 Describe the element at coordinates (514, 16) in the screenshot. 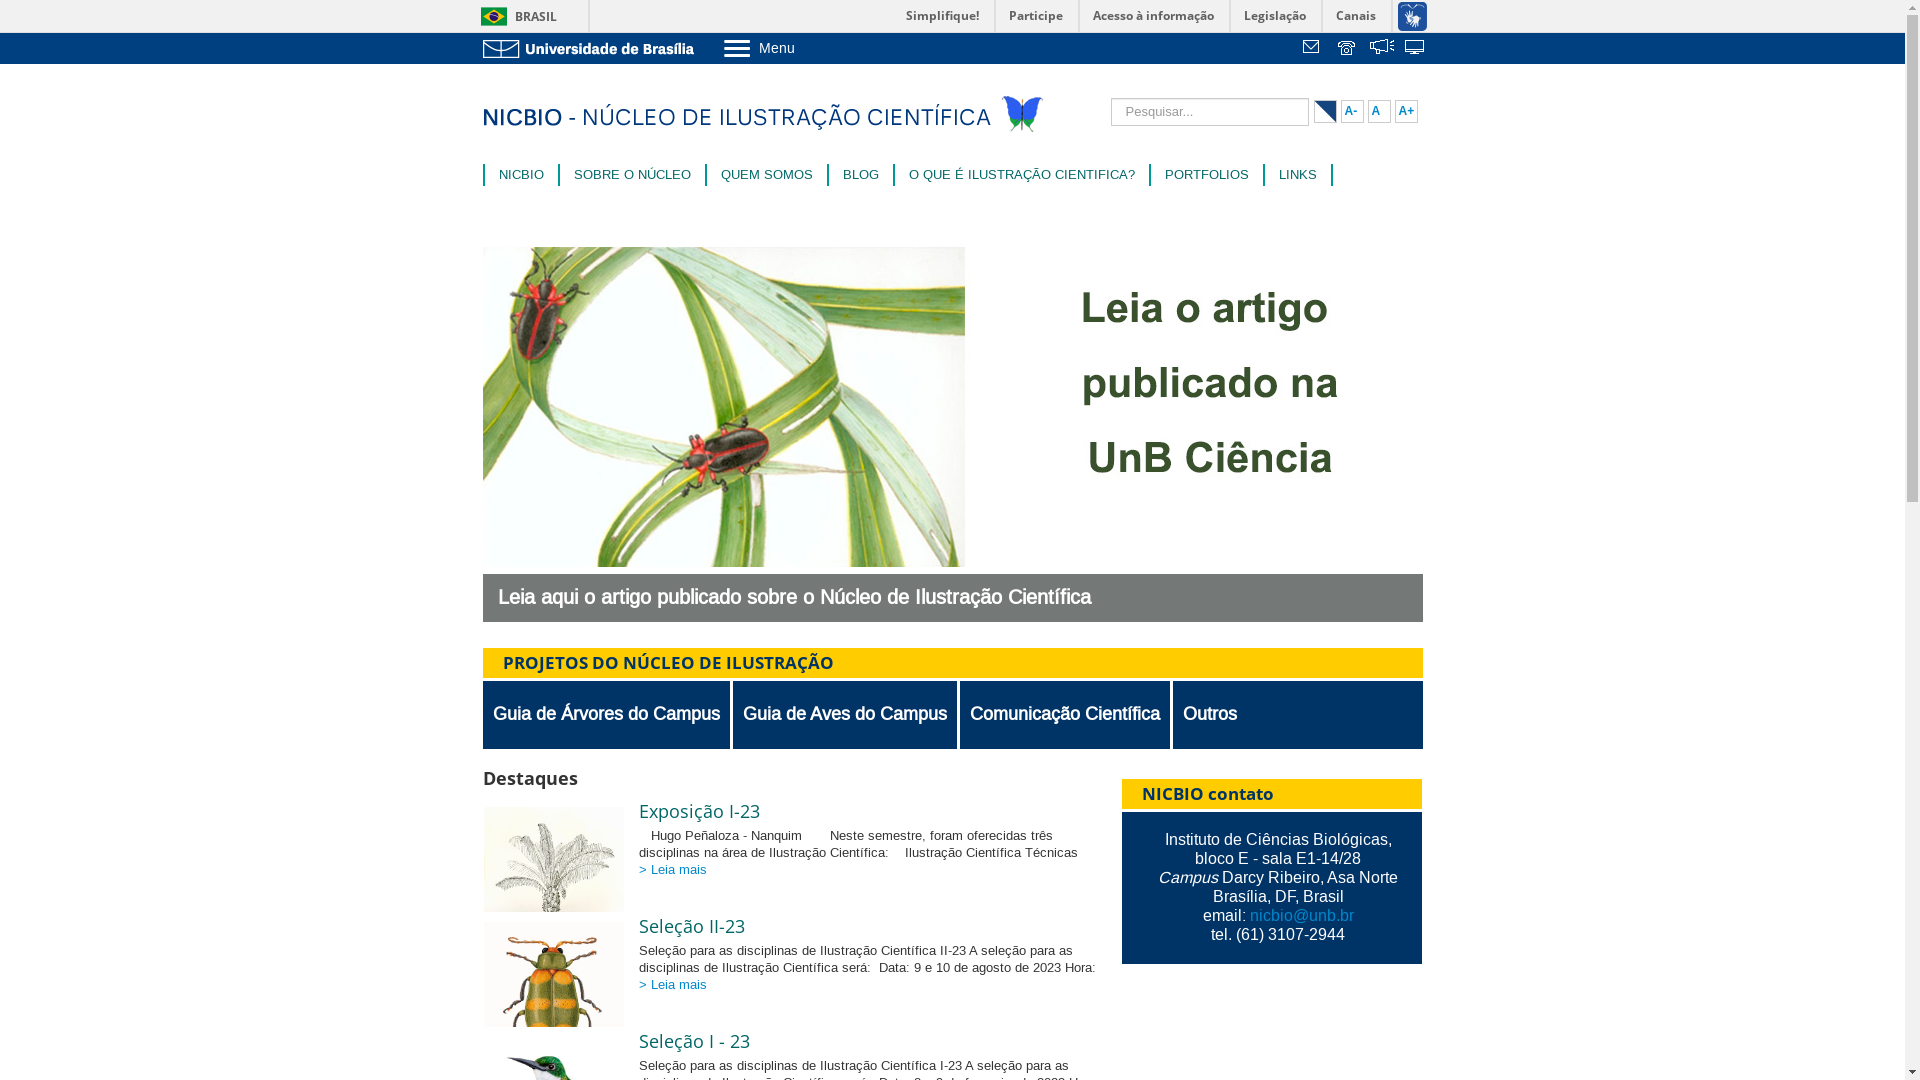

I see `'BRASIL'` at that location.